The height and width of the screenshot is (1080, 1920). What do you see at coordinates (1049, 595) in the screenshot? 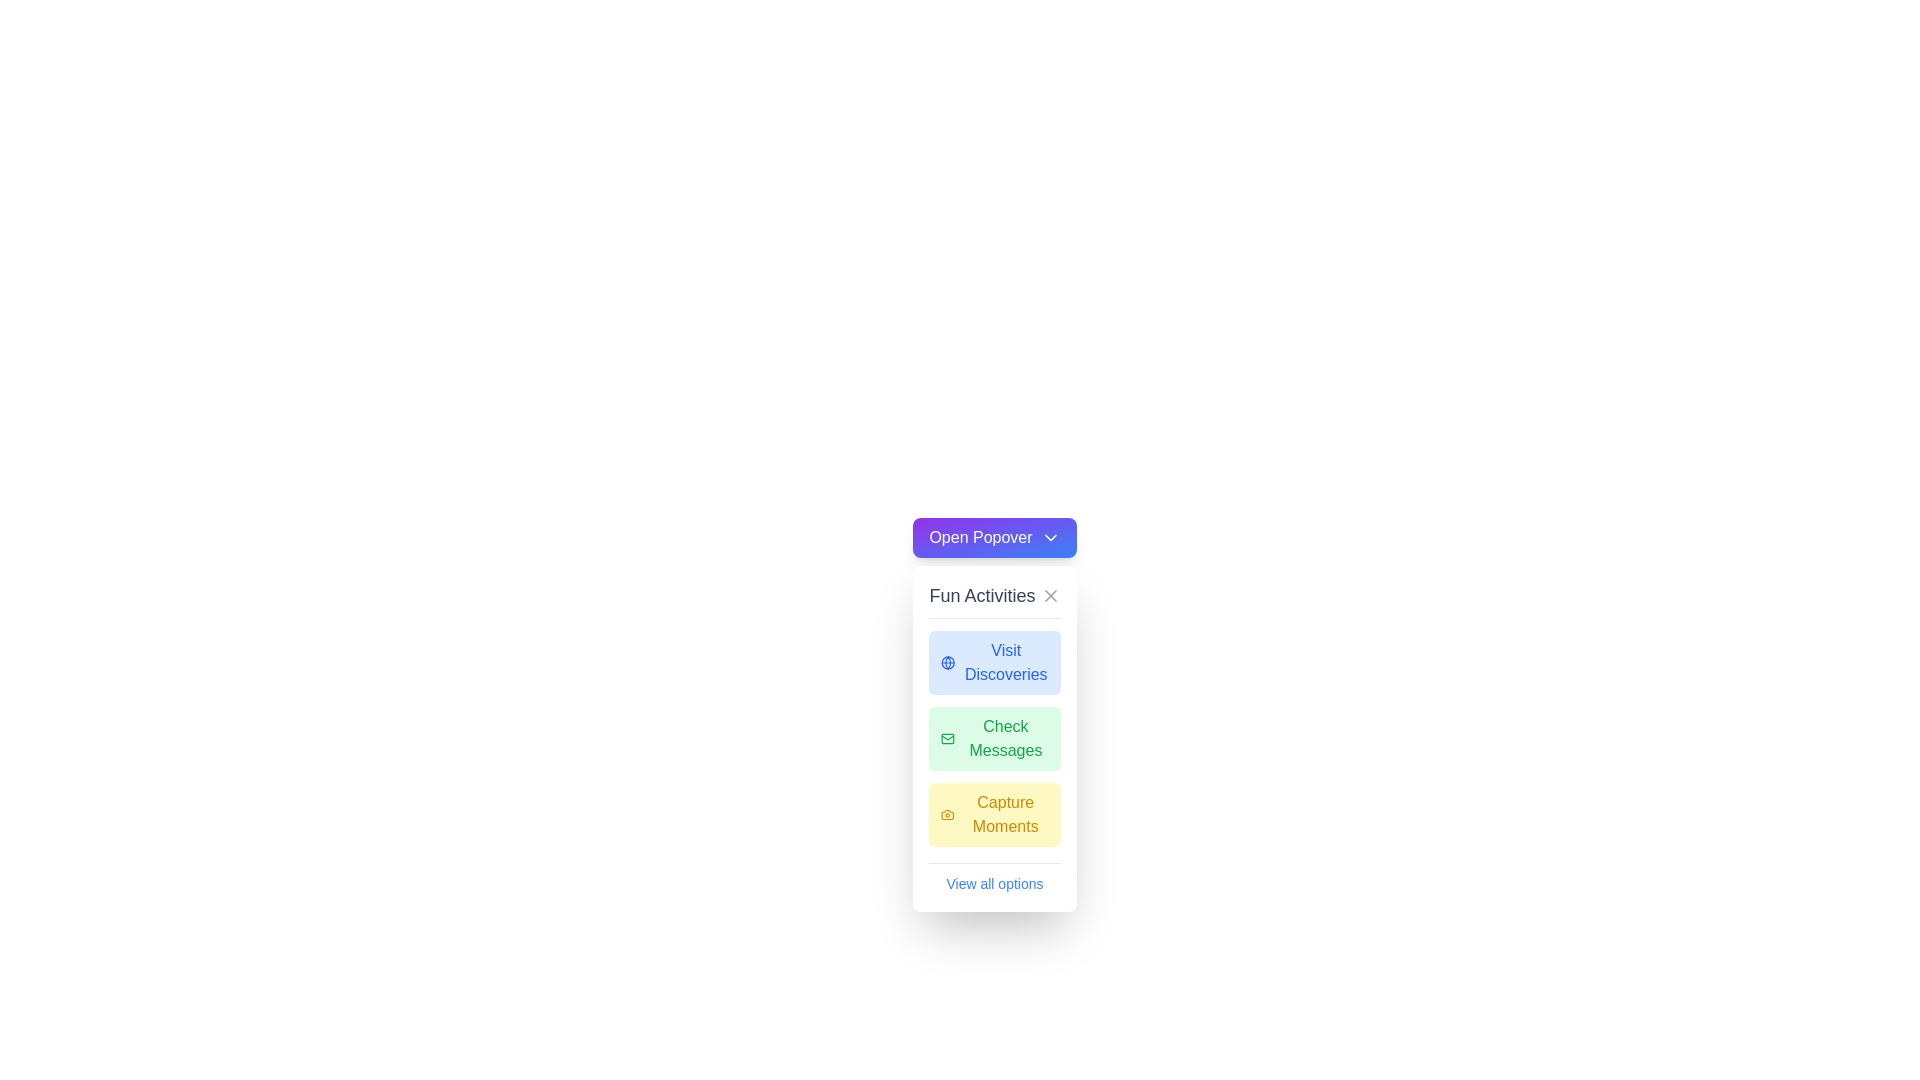
I see `the Close button in the upper-right corner of the 'Fun Activities' header to change its color to red` at bounding box center [1049, 595].